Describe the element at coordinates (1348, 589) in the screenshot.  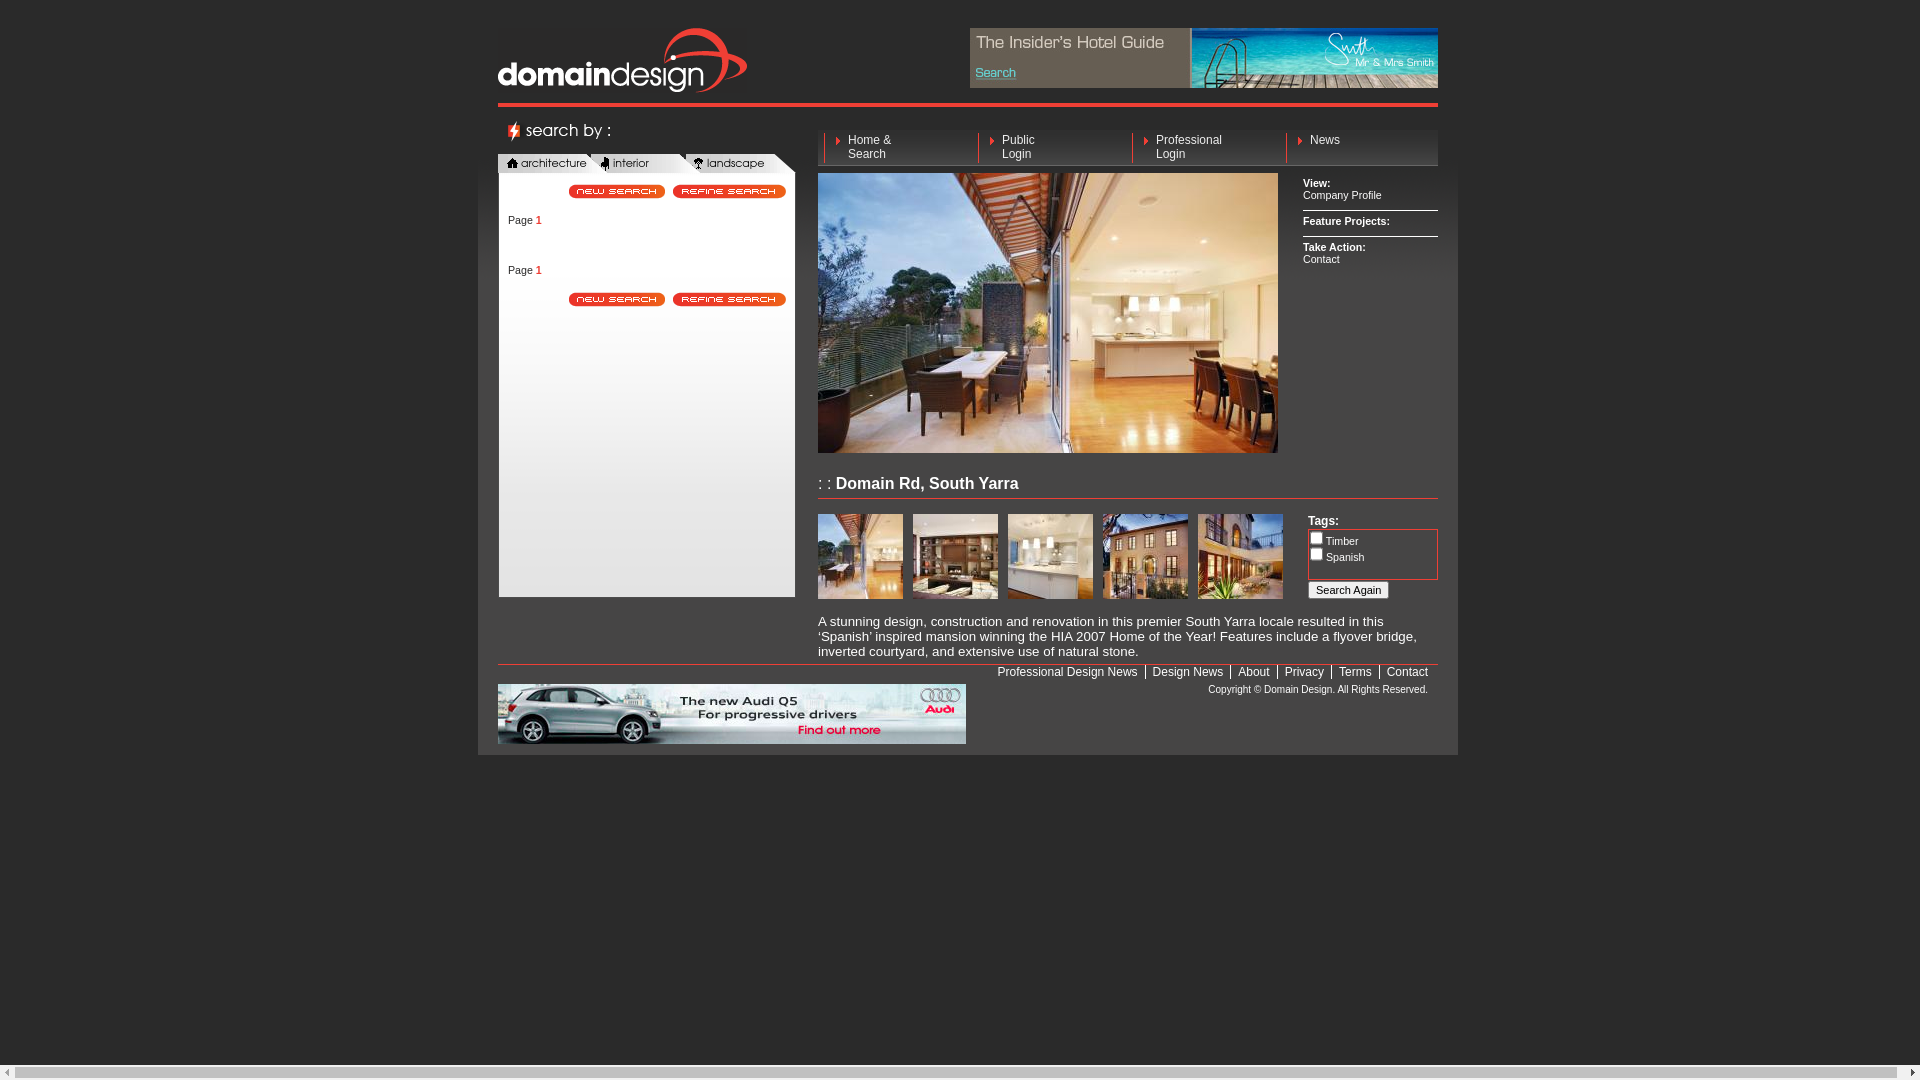
I see `'Search Again'` at that location.